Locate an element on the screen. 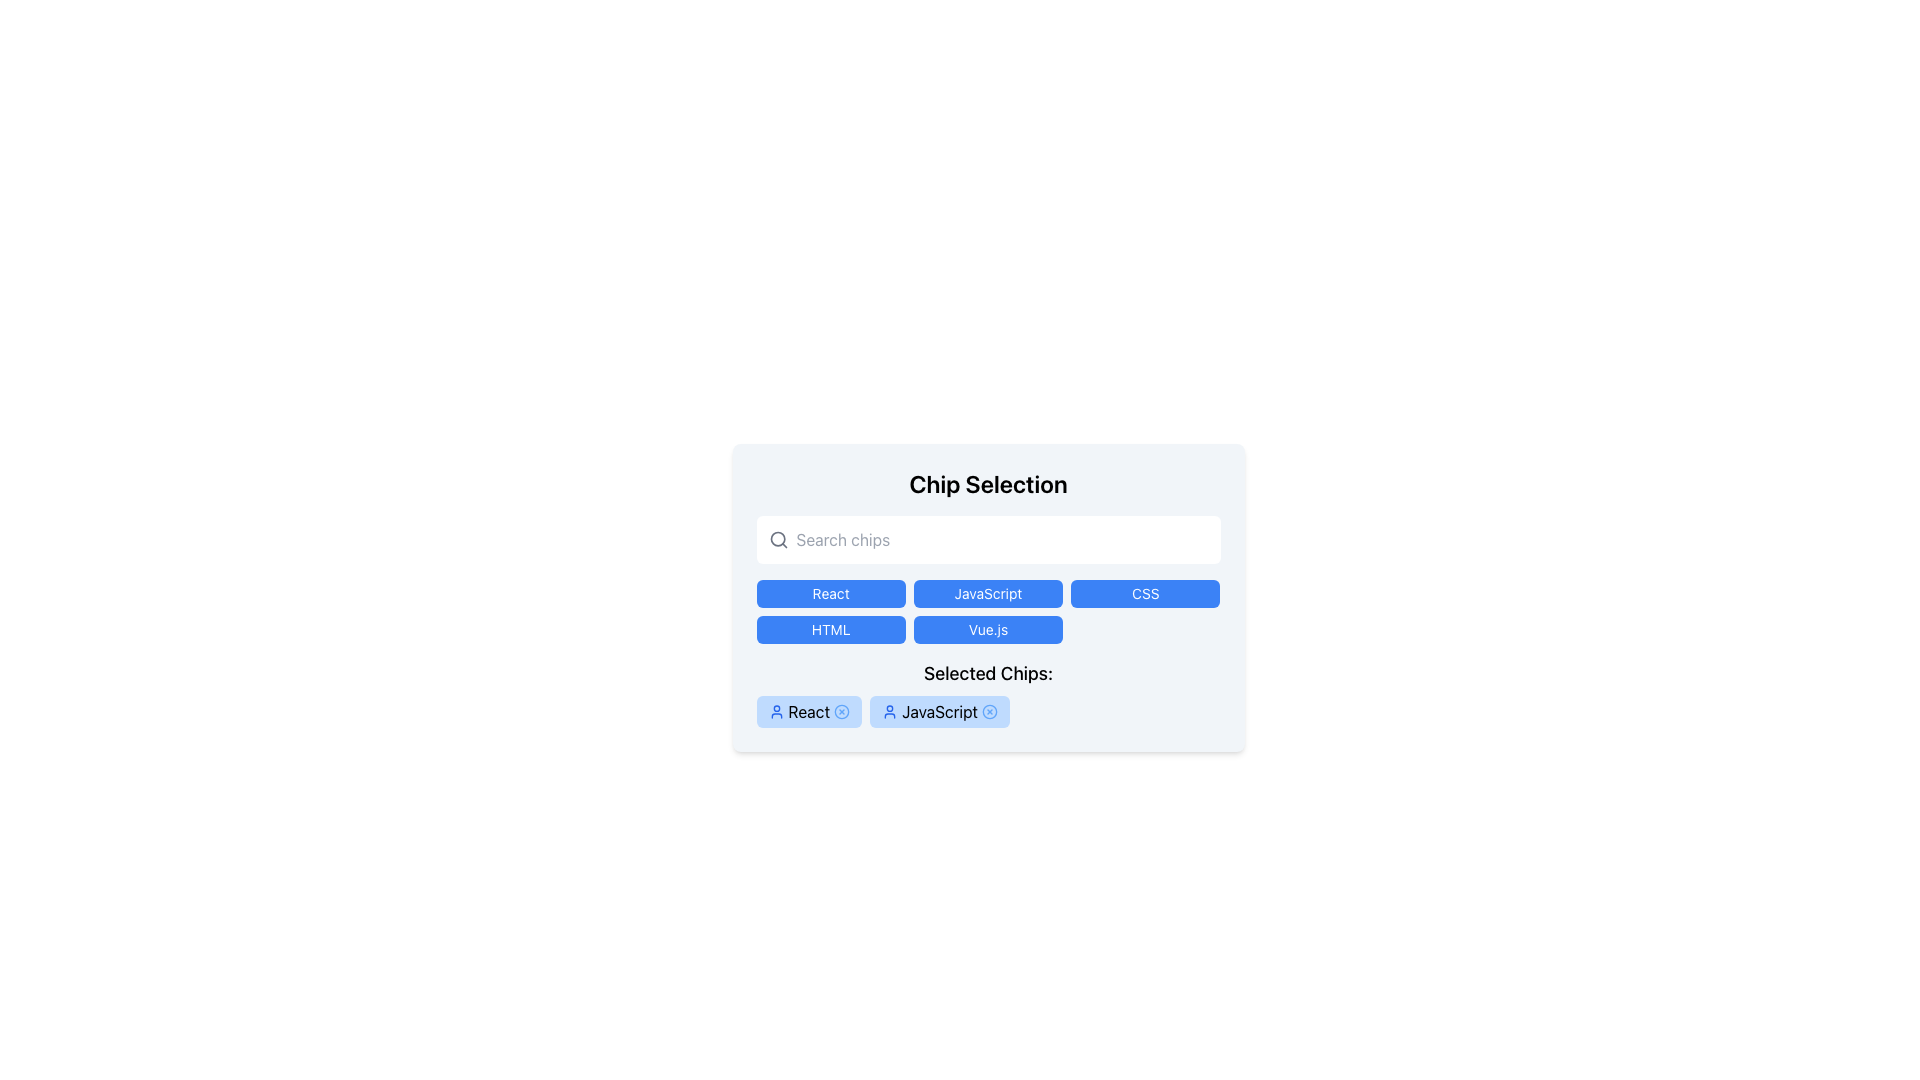 The width and height of the screenshot is (1920, 1080). the blue button labeled 'JavaScript' to change its background color is located at coordinates (988, 593).